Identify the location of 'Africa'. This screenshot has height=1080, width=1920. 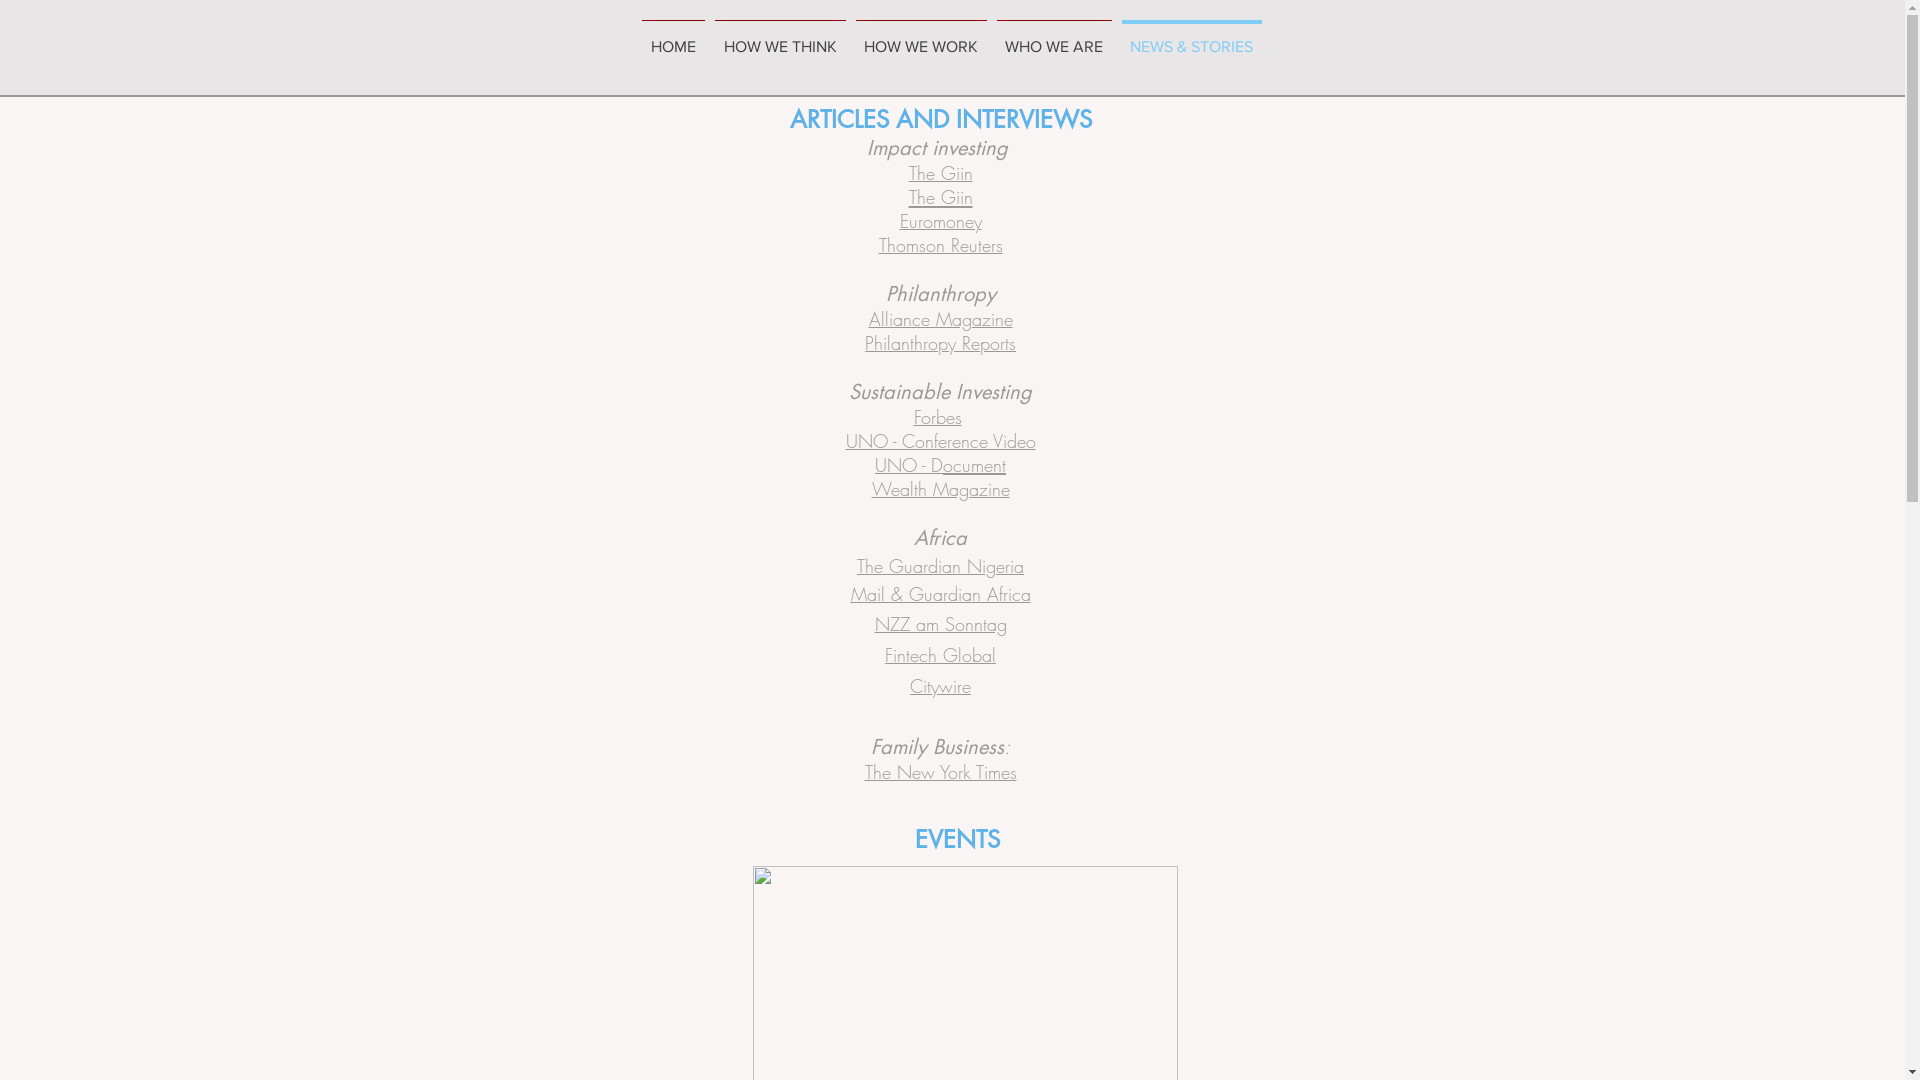
(939, 536).